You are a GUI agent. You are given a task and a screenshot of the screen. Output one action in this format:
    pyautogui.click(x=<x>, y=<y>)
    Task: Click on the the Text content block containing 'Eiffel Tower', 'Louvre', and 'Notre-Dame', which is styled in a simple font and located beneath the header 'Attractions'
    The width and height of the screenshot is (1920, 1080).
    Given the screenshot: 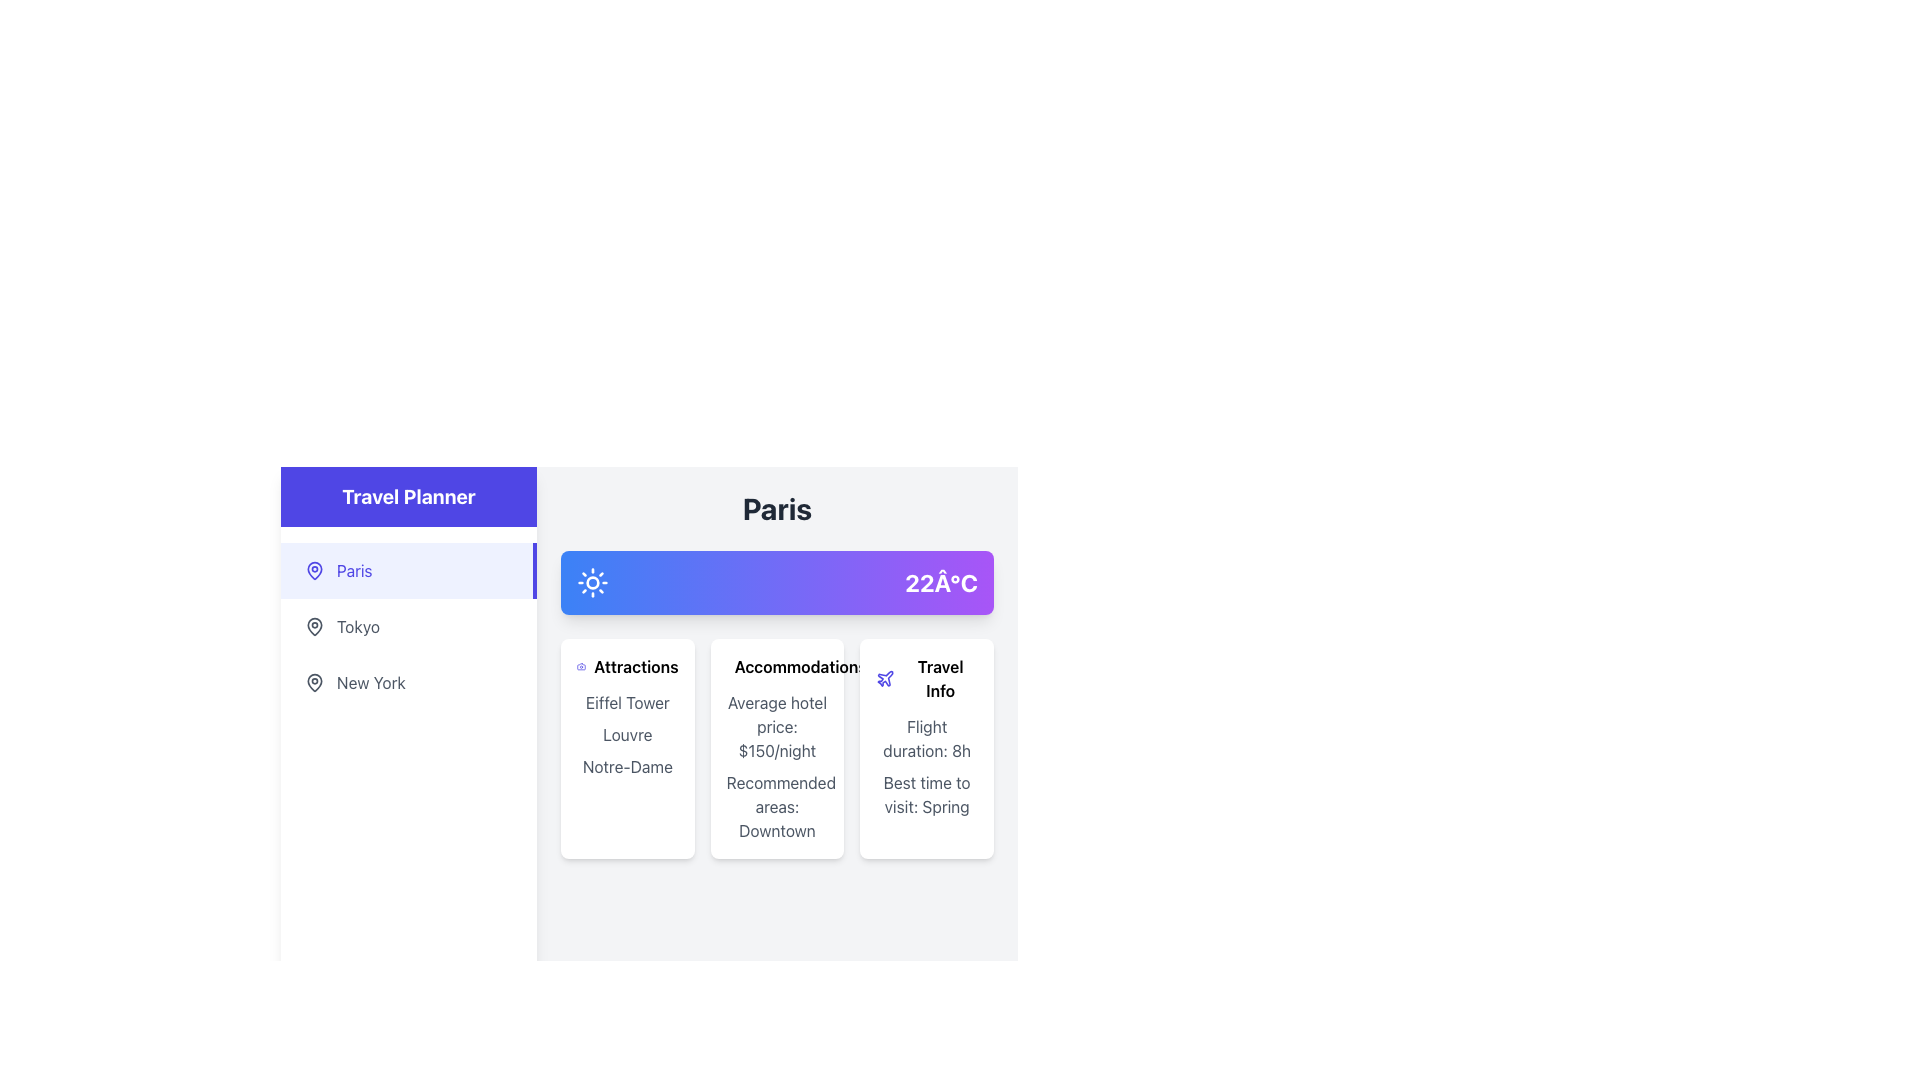 What is the action you would take?
    pyautogui.click(x=626, y=735)
    